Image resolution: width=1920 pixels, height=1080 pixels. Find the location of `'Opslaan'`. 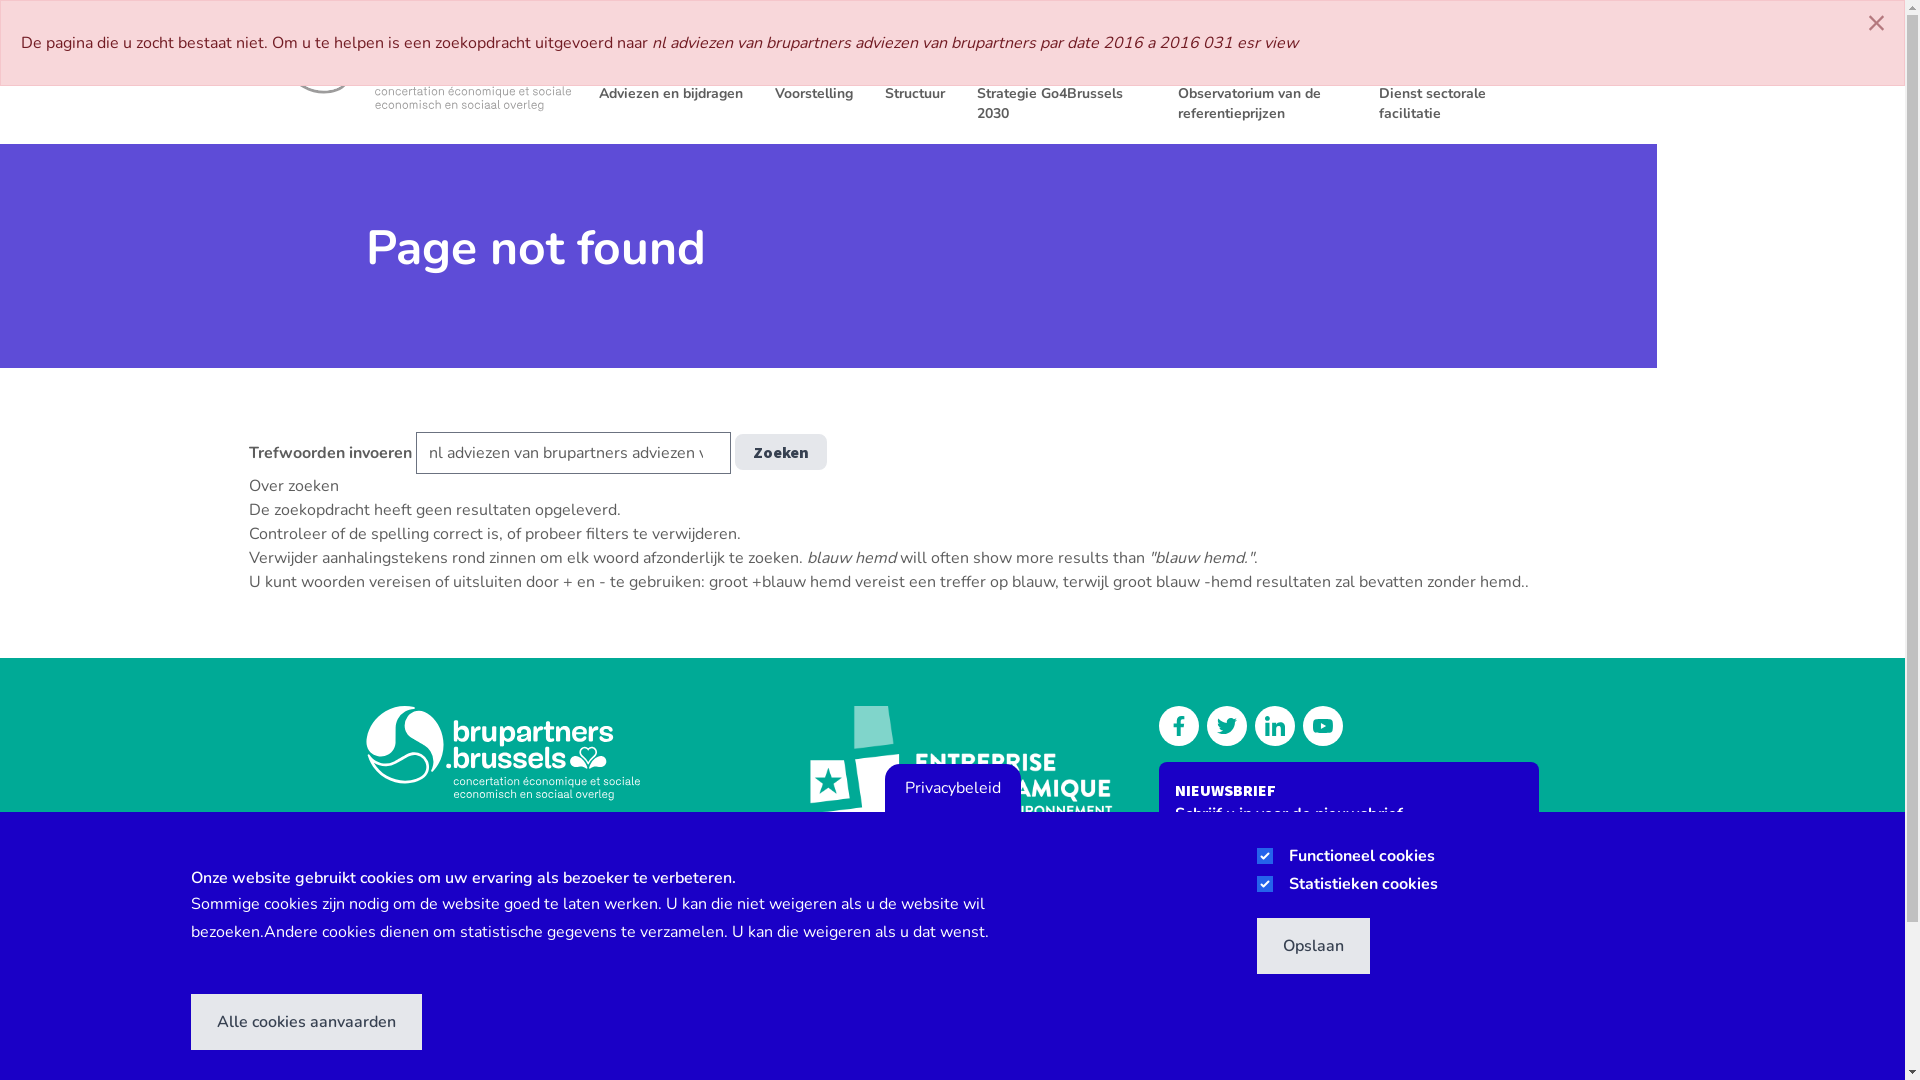

'Opslaan' is located at coordinates (1256, 945).